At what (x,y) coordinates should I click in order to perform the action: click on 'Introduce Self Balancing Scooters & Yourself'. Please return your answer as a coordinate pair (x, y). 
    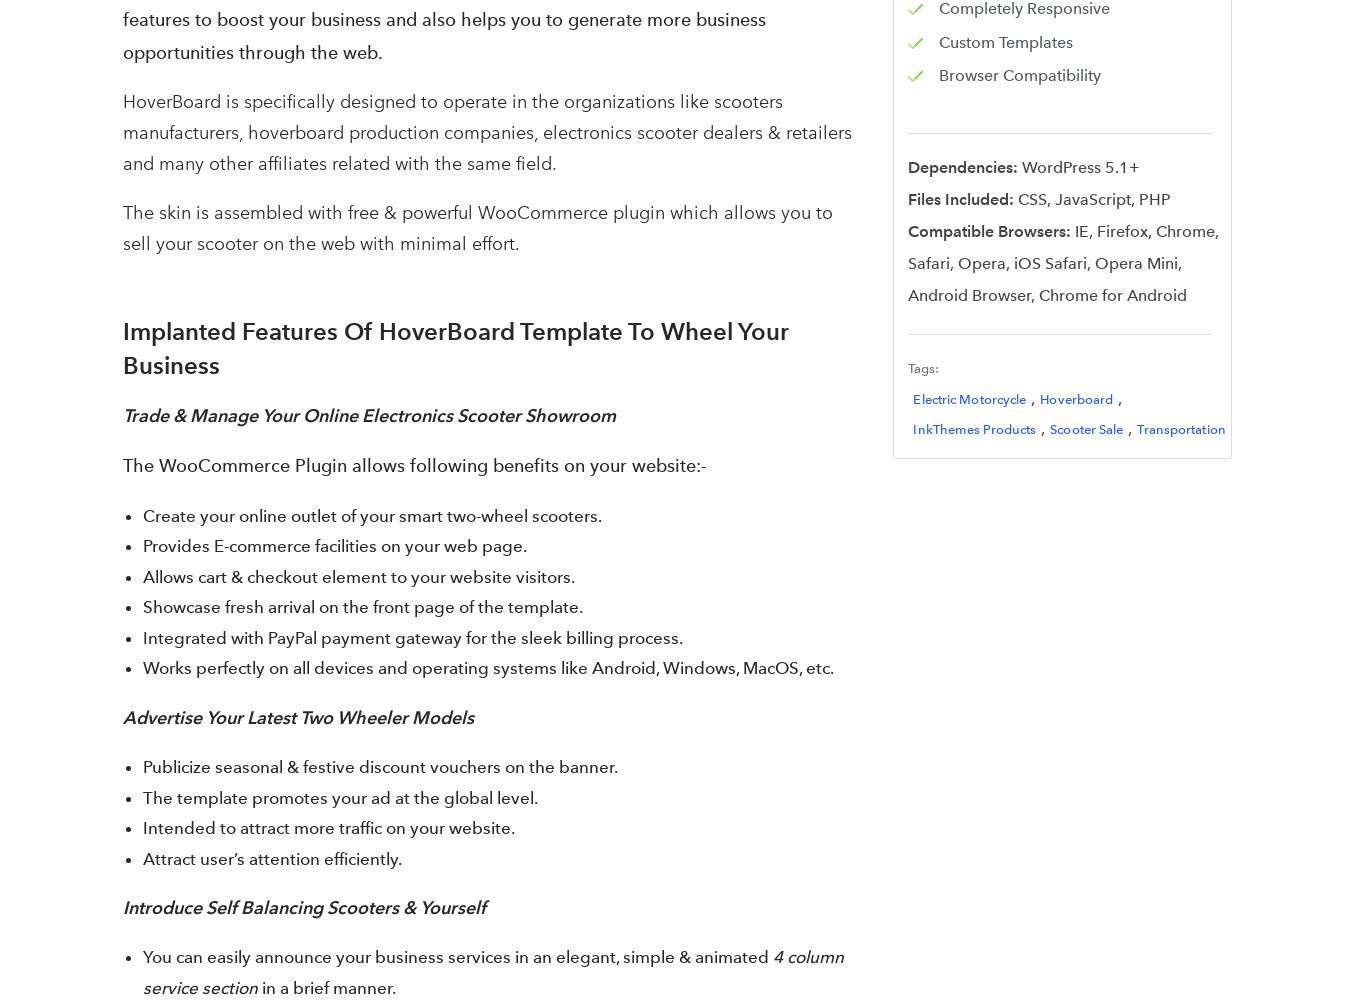
    Looking at the image, I should click on (304, 906).